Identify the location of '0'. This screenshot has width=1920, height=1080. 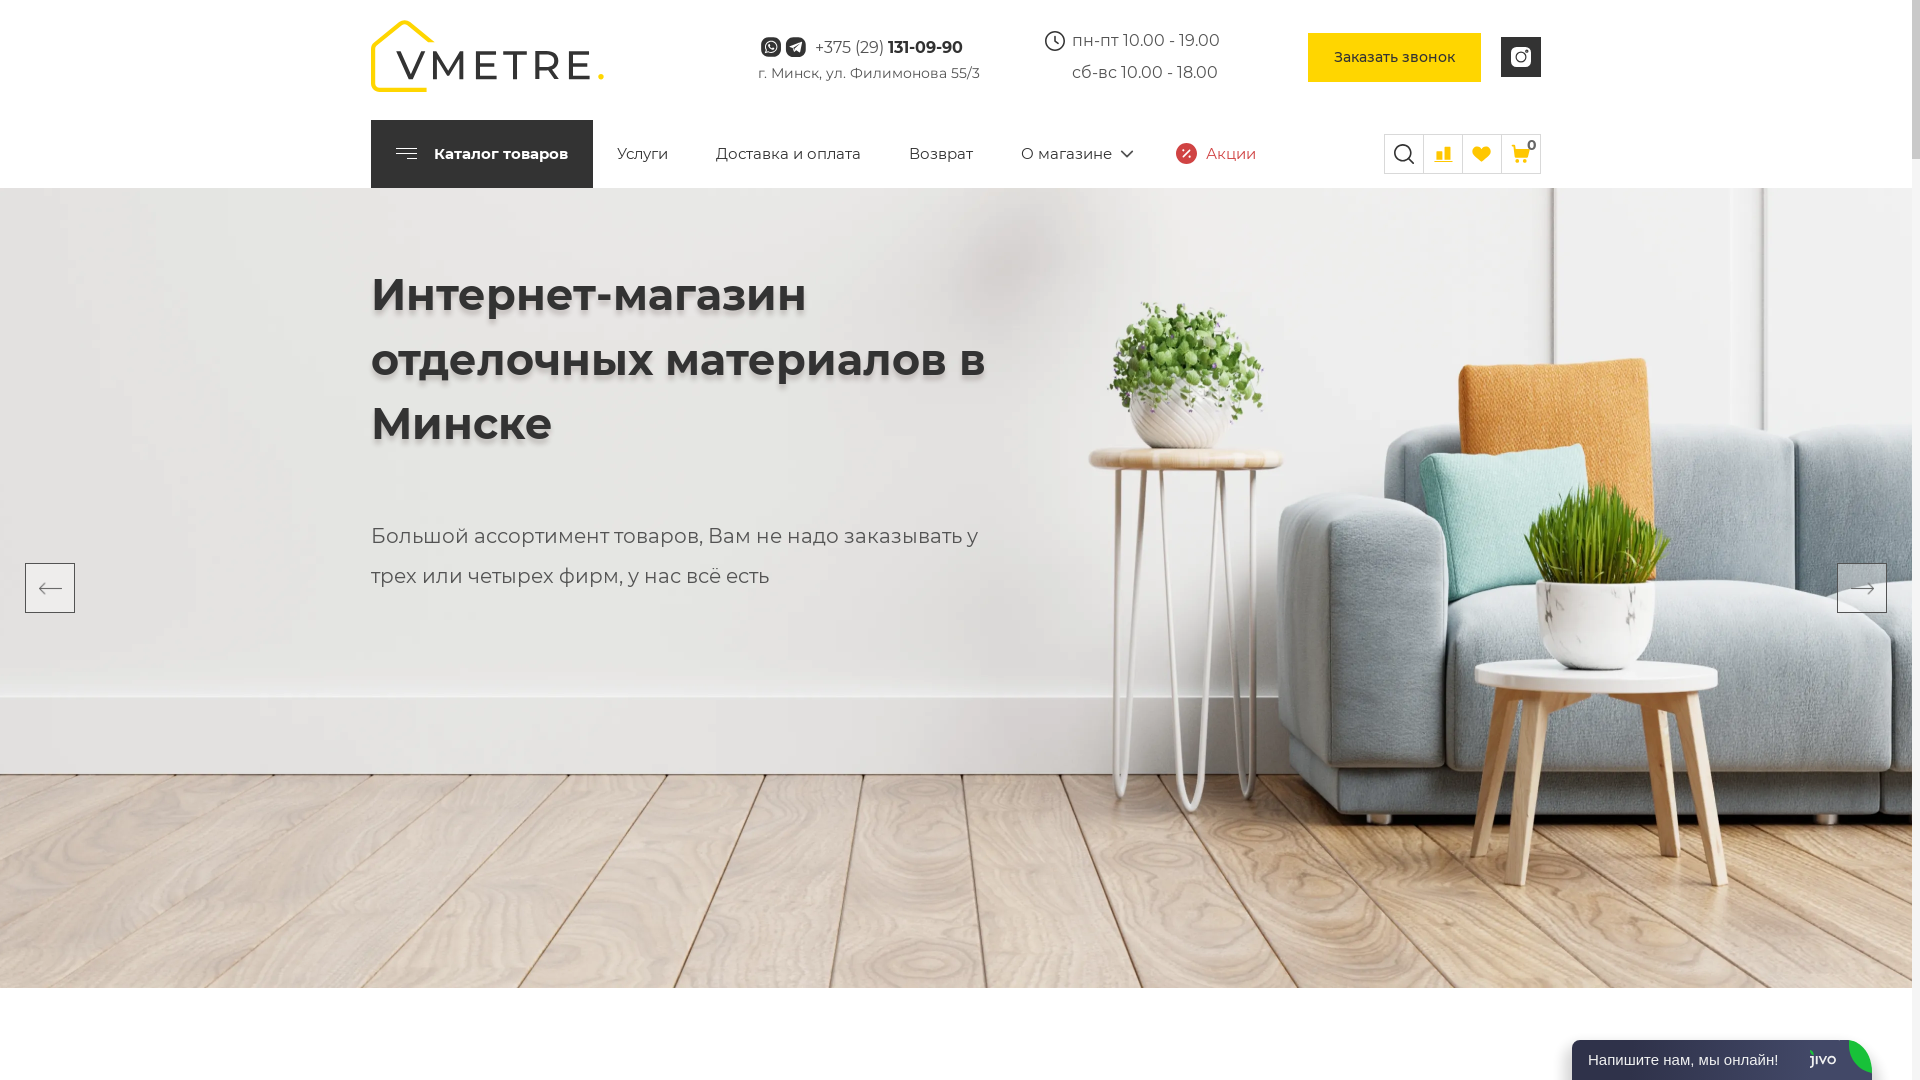
(1501, 153).